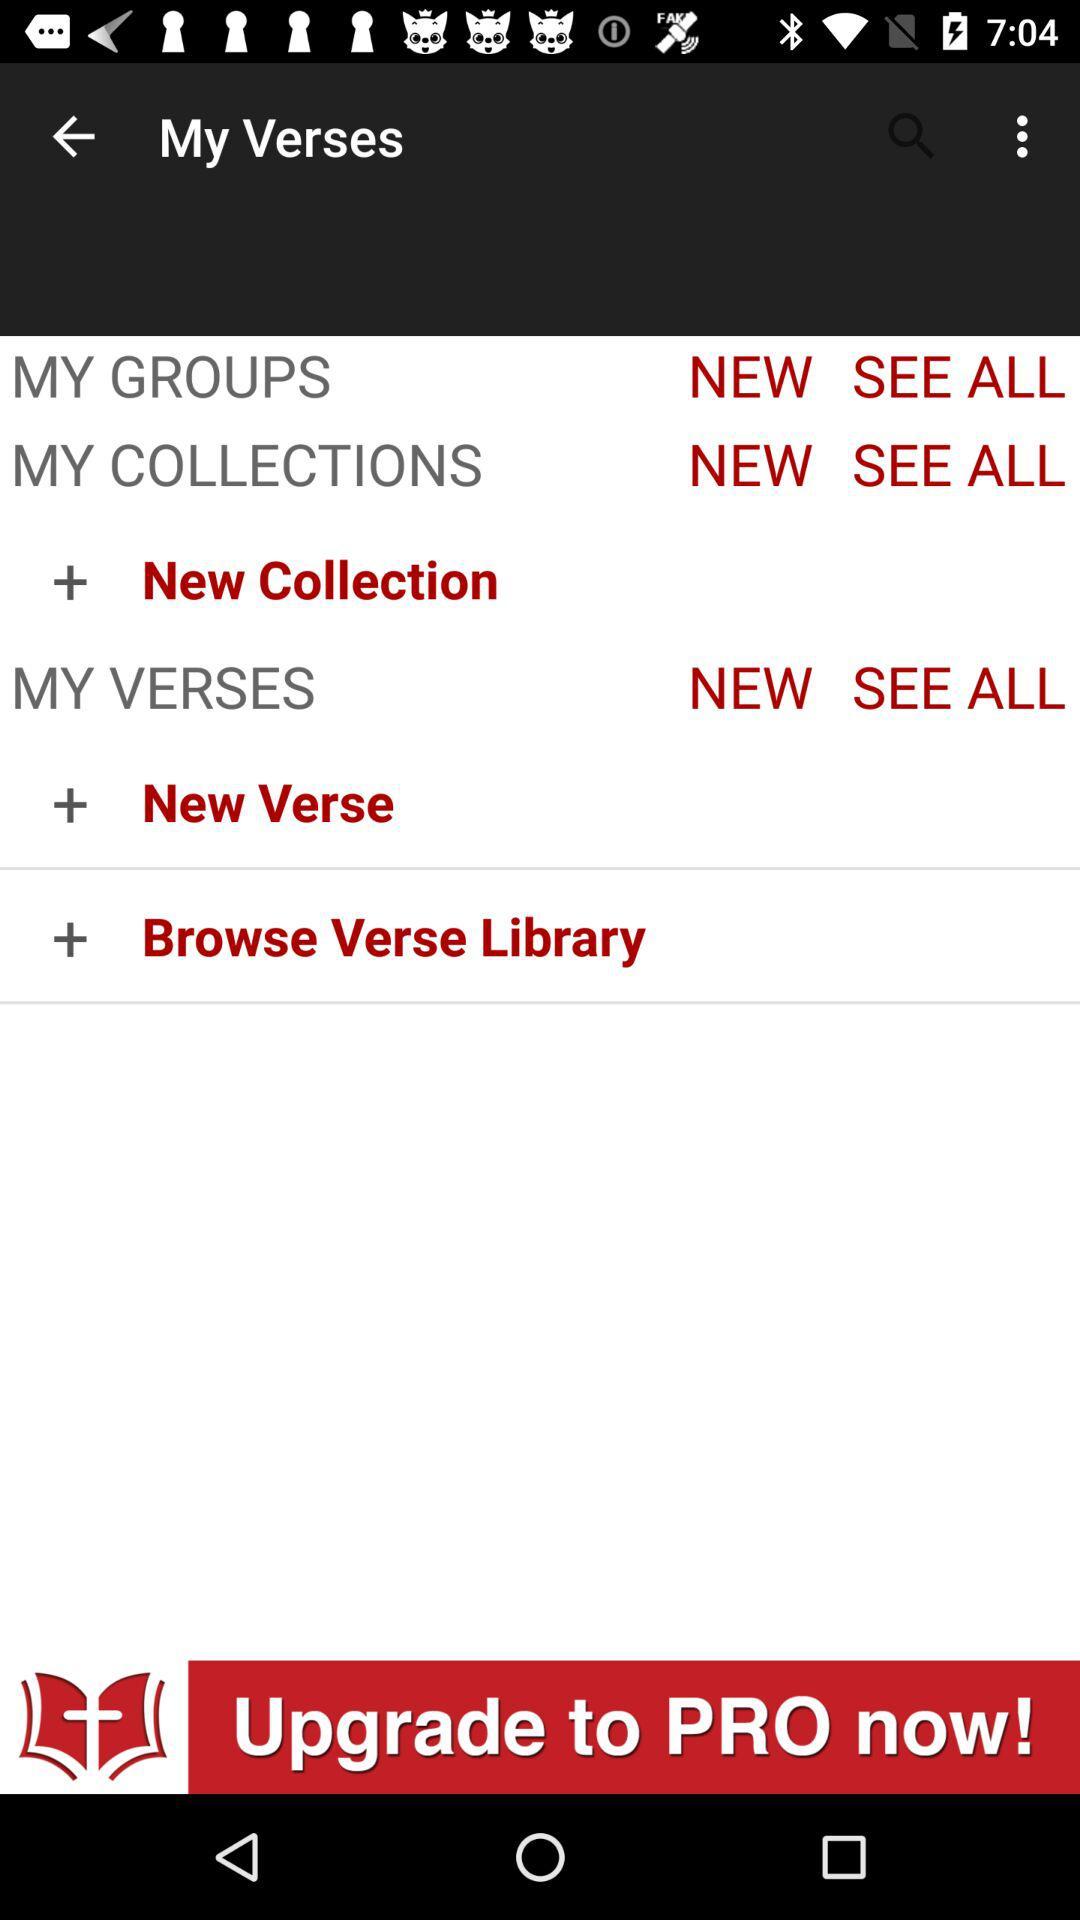 The height and width of the screenshot is (1920, 1080). Describe the element at coordinates (609, 801) in the screenshot. I see `the new verse icon` at that location.